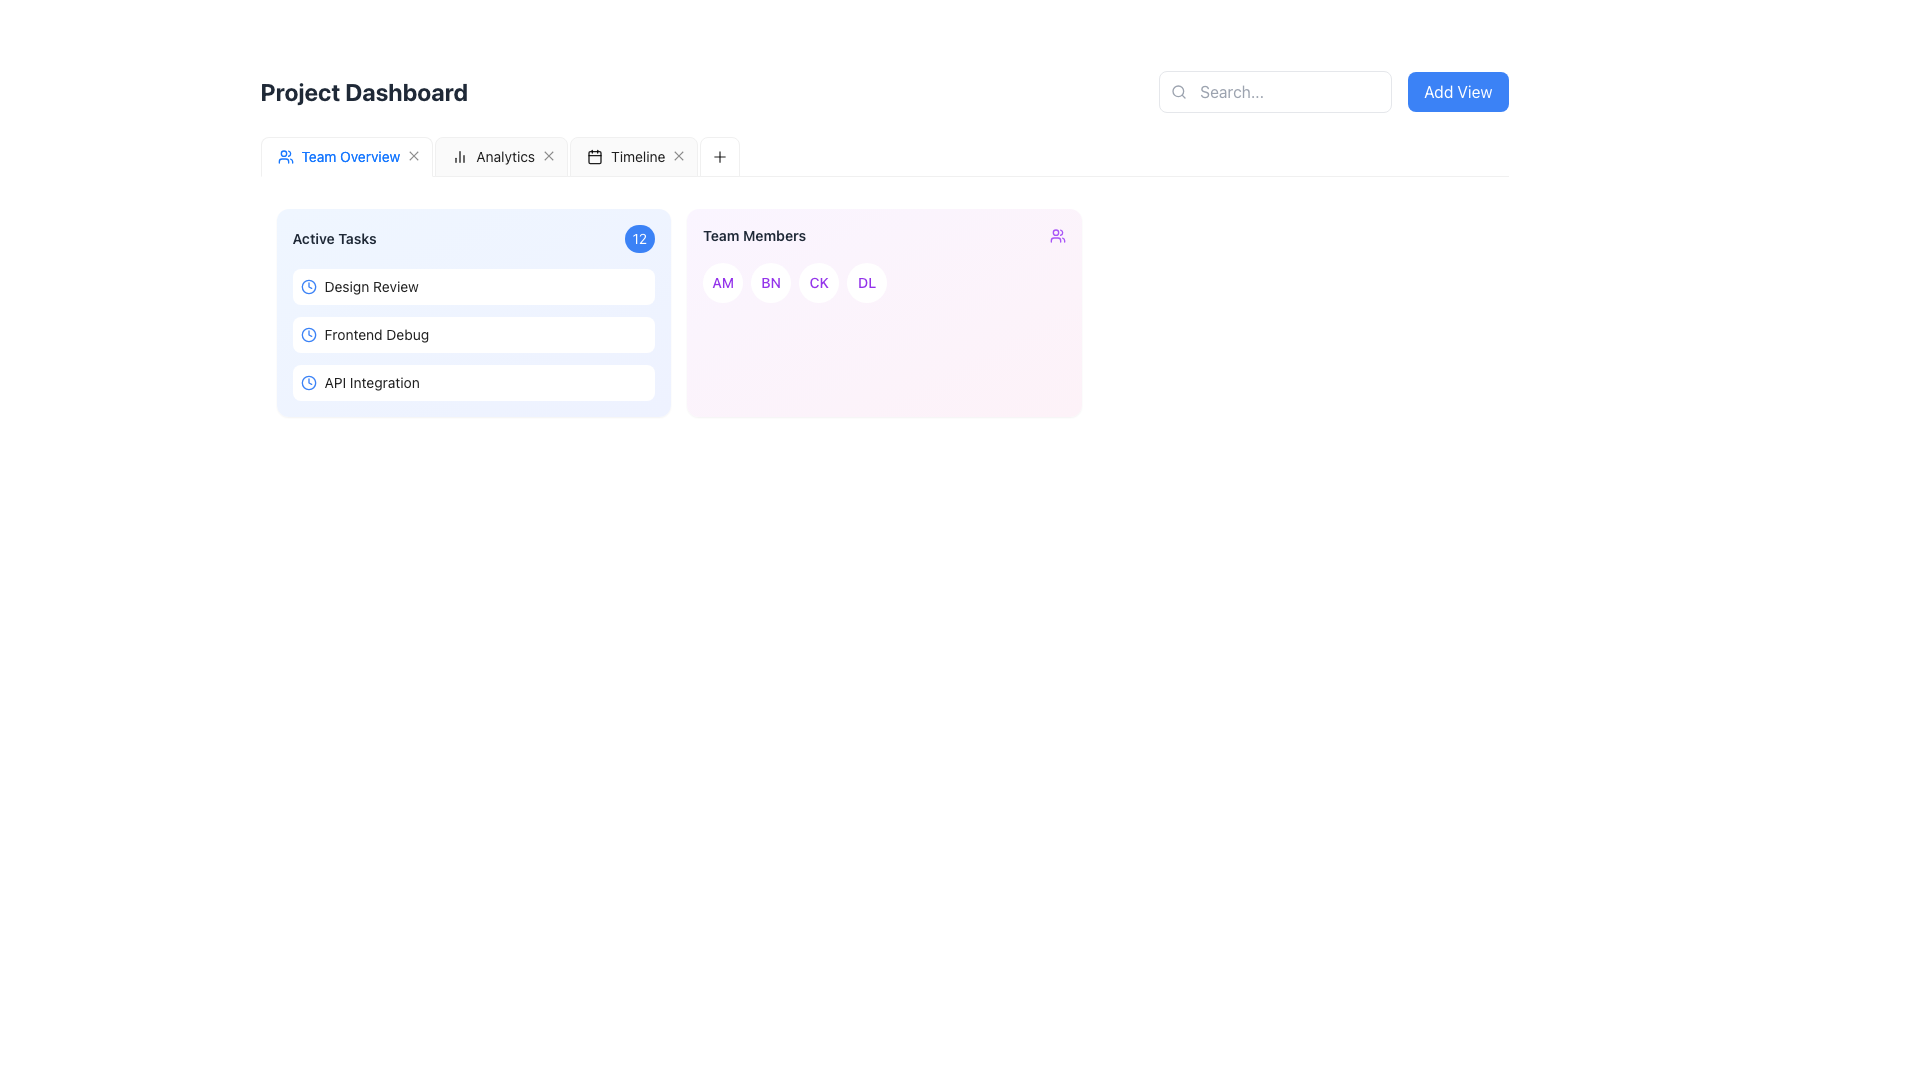 The width and height of the screenshot is (1920, 1080). What do you see at coordinates (472, 382) in the screenshot?
I see `the third item` at bounding box center [472, 382].